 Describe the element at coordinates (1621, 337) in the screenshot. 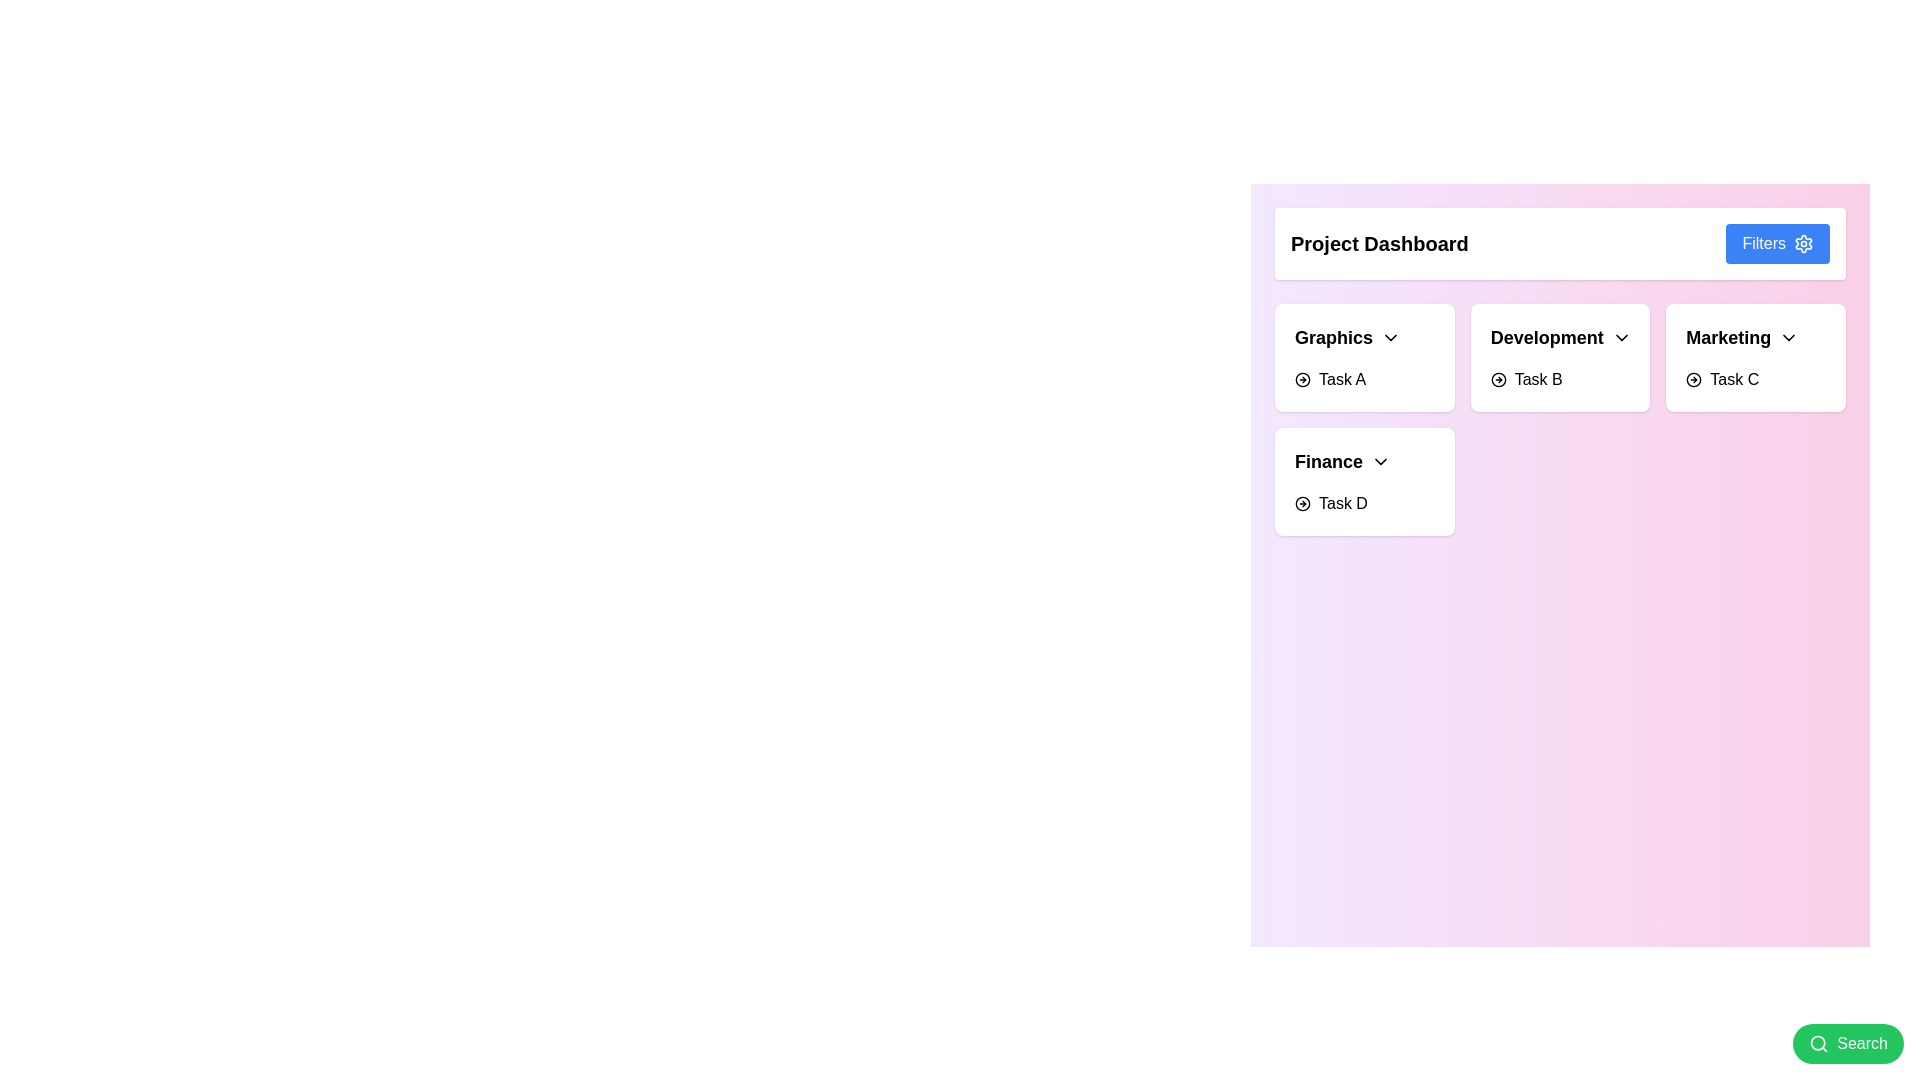

I see `the dropdown toggle icon located to the right of the 'Development' text` at that location.